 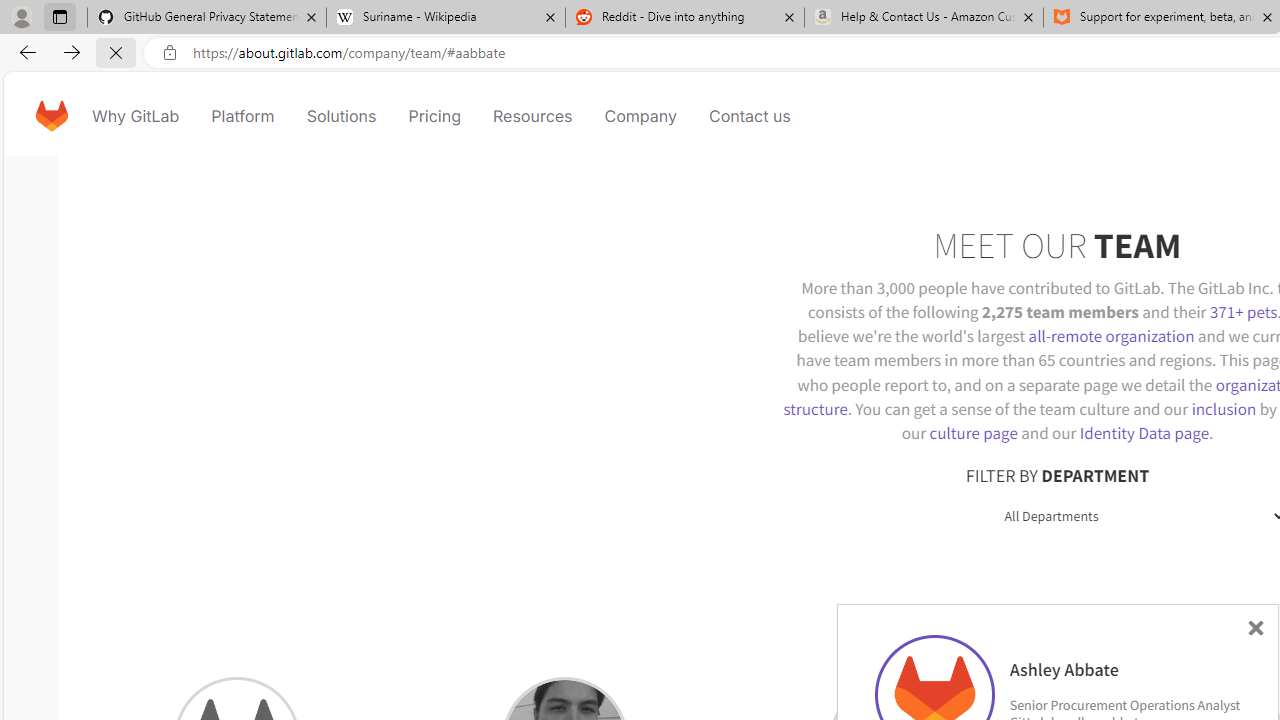 I want to click on 'Identity Data page', so click(x=1144, y=432).